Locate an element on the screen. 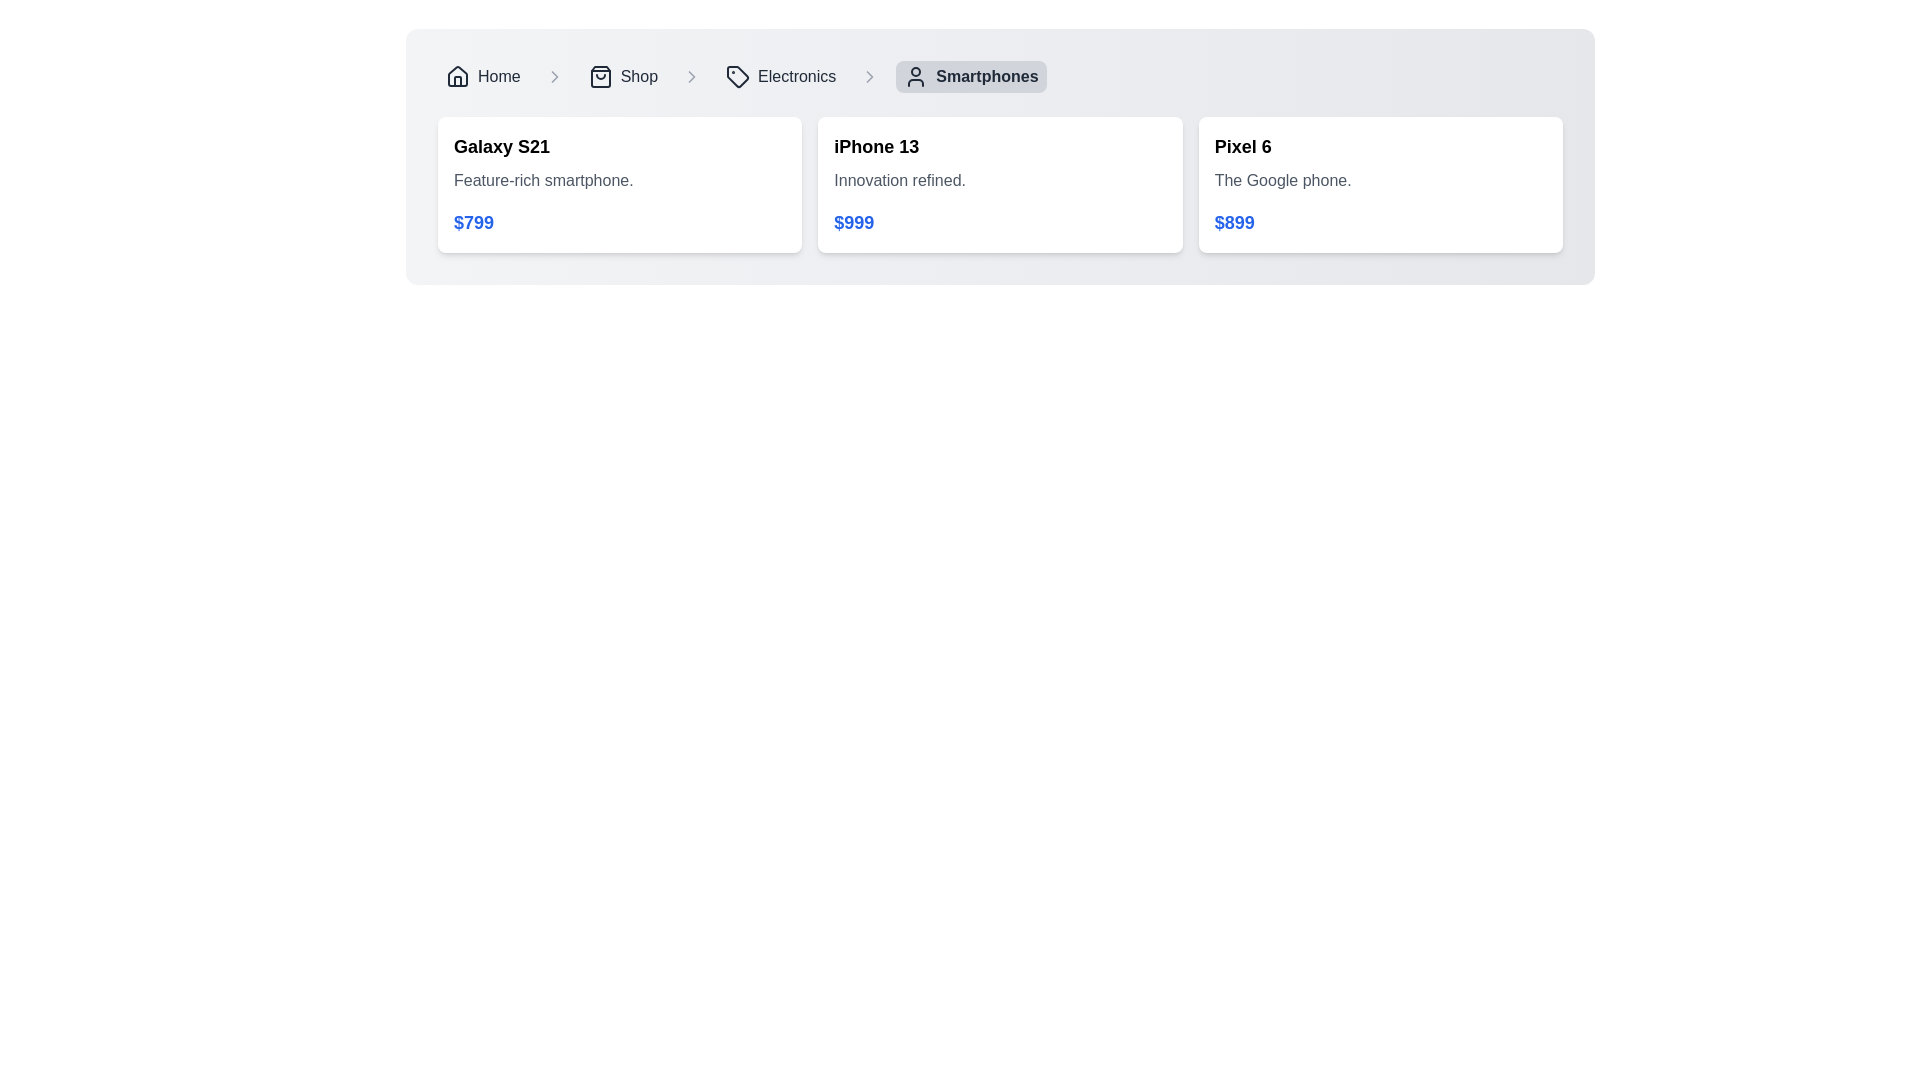  the 'Electronics' icon located in the breadcrumb navigation bar, which serves as a visual representation for the navigation item is located at coordinates (737, 76).